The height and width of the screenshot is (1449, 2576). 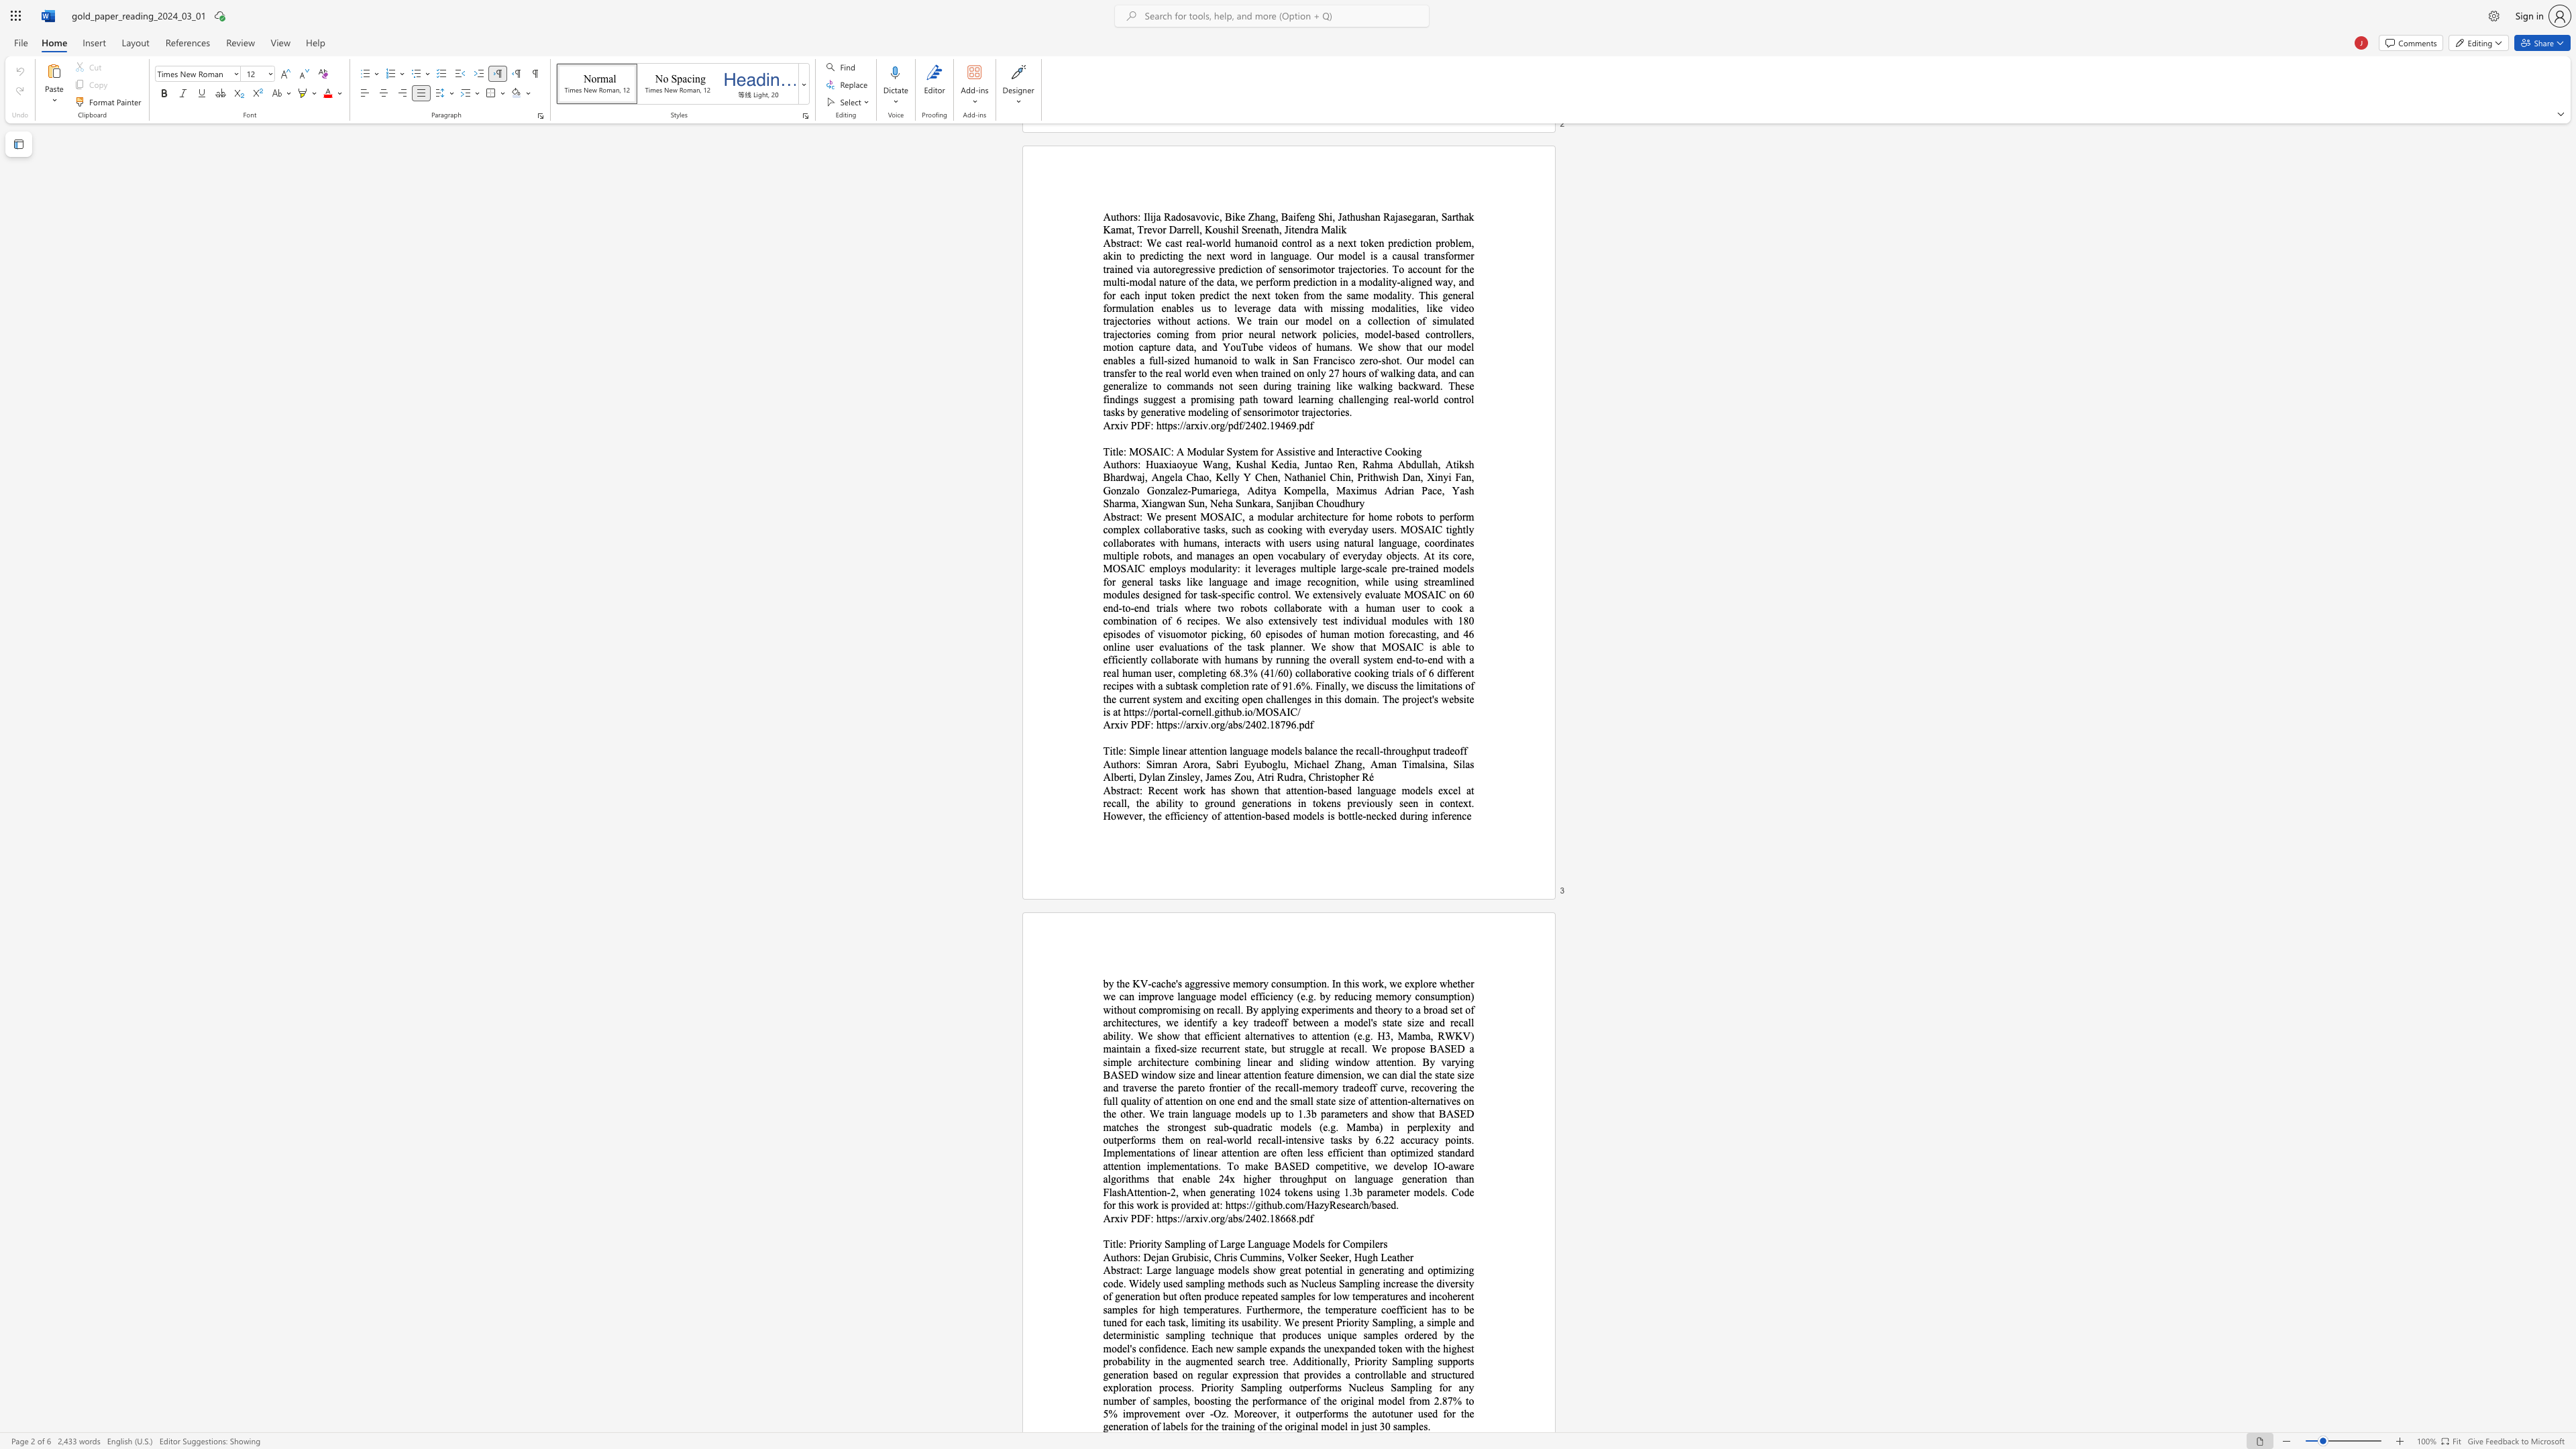 What do you see at coordinates (1234, 1412) in the screenshot?
I see `the subset text "Moreover, it outperforms the autotuner used for the generation of labels for the training of the origin" within the text "improvement over -Oz. Moreover, it outperforms the autotuner used for the generation of labels for the training of the original model in just 30 samples."` at bounding box center [1234, 1412].